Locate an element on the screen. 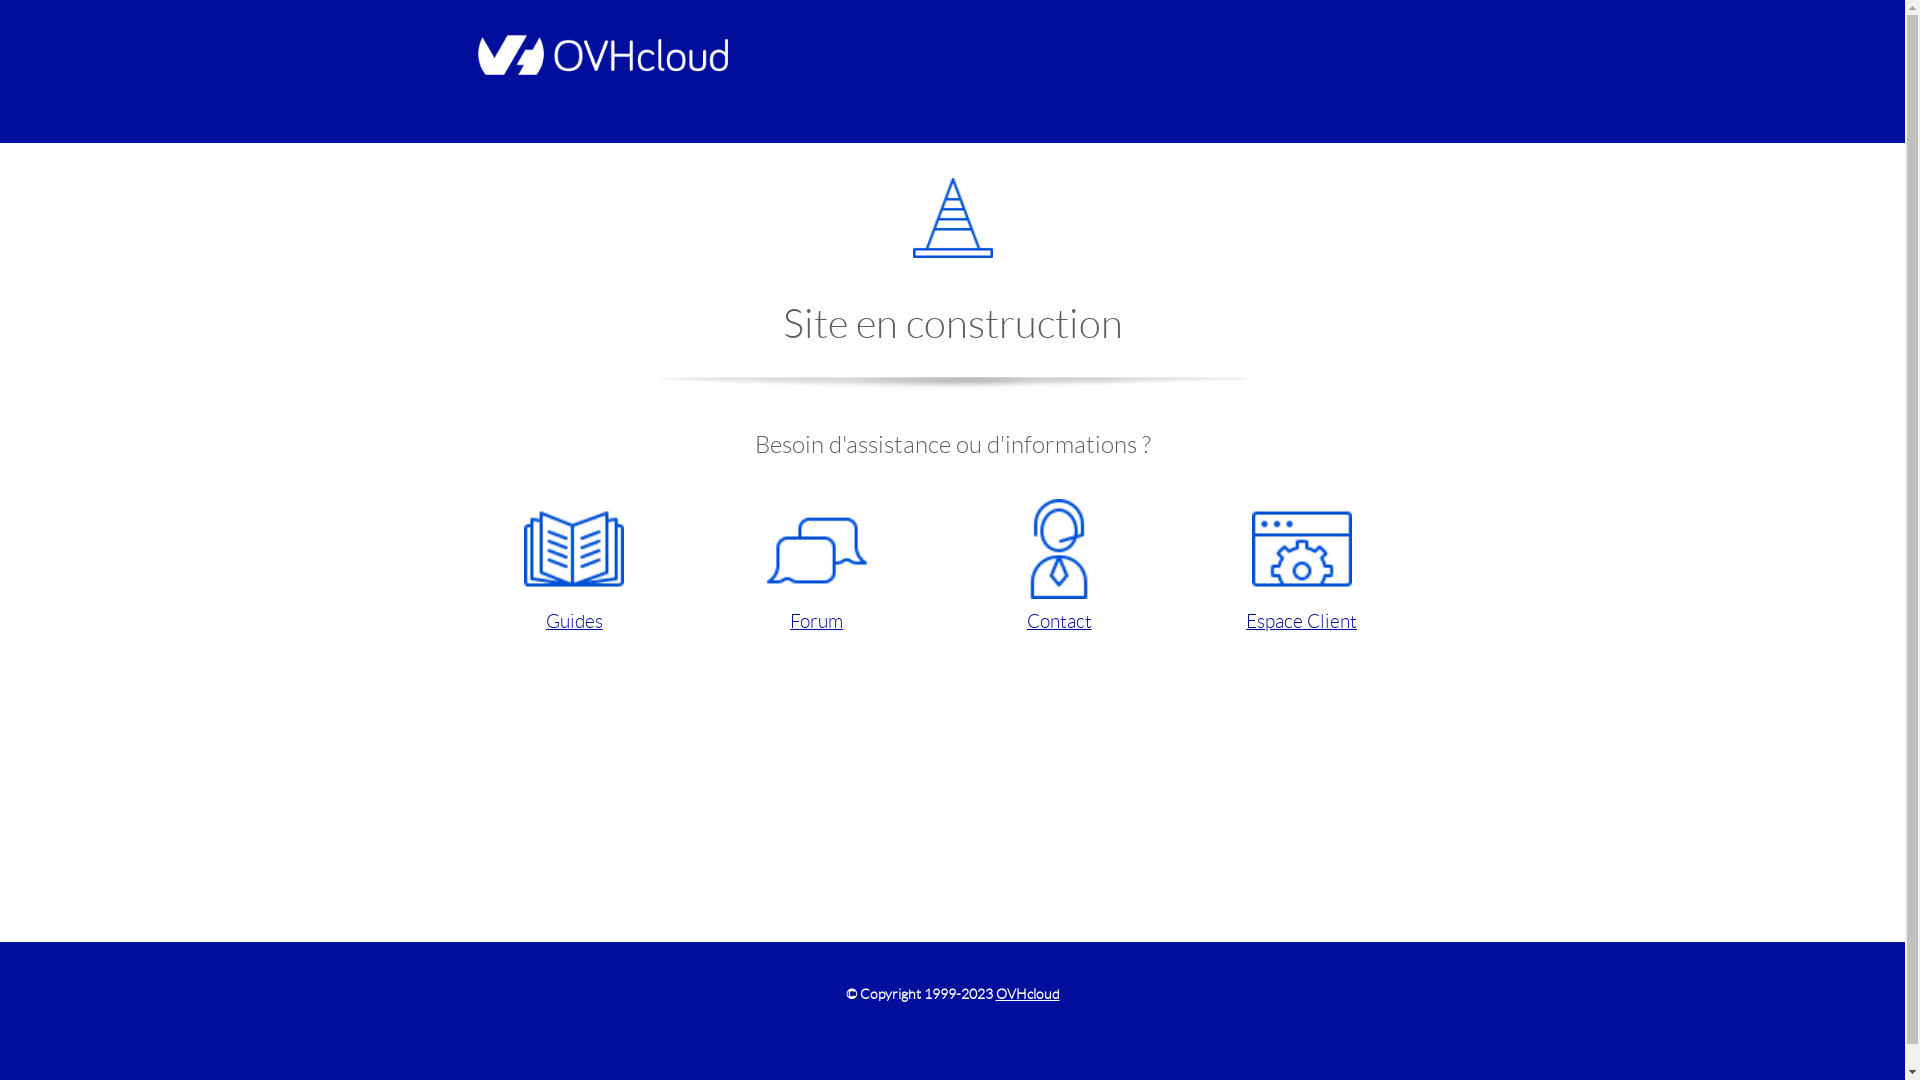 Image resolution: width=1920 pixels, height=1080 pixels. 'Espace Client' is located at coordinates (1301, 567).